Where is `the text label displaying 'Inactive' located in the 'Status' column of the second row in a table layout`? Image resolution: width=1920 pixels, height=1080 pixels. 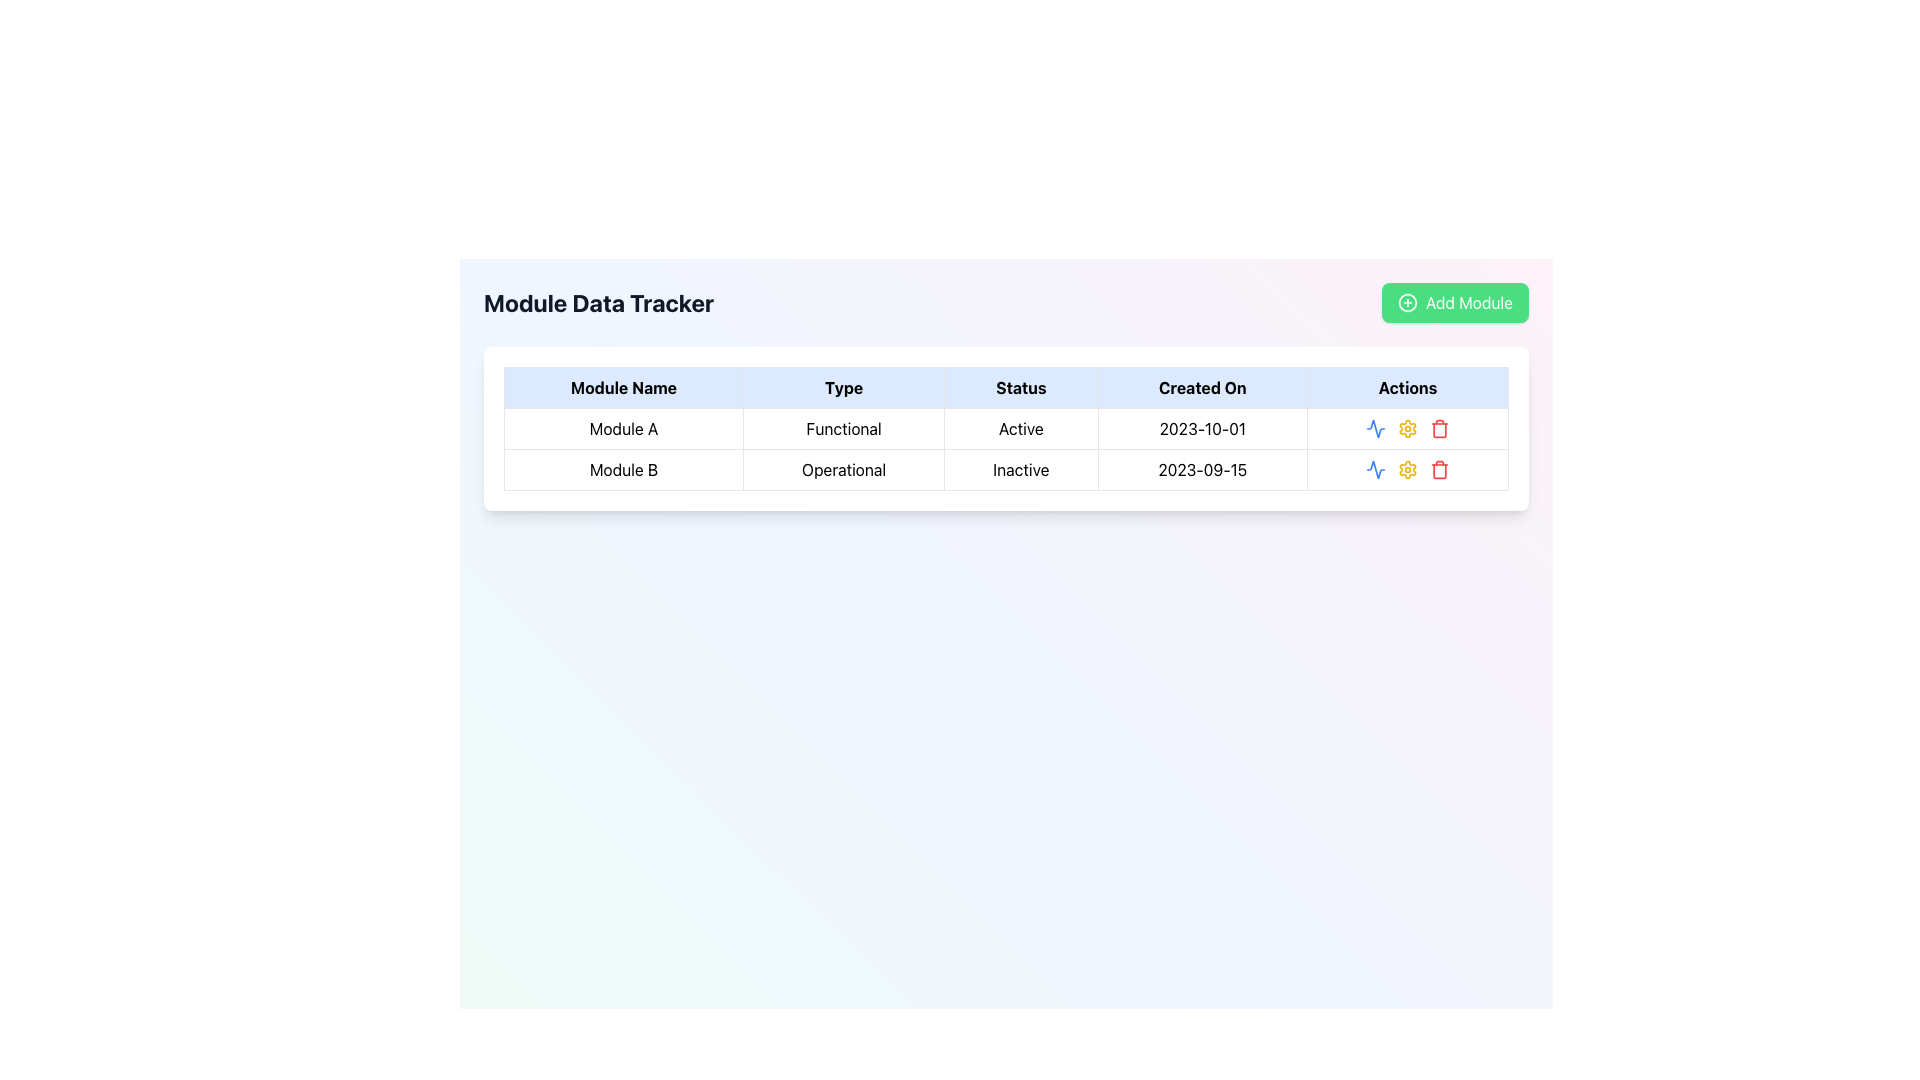 the text label displaying 'Inactive' located in the 'Status' column of the second row in a table layout is located at coordinates (1021, 470).